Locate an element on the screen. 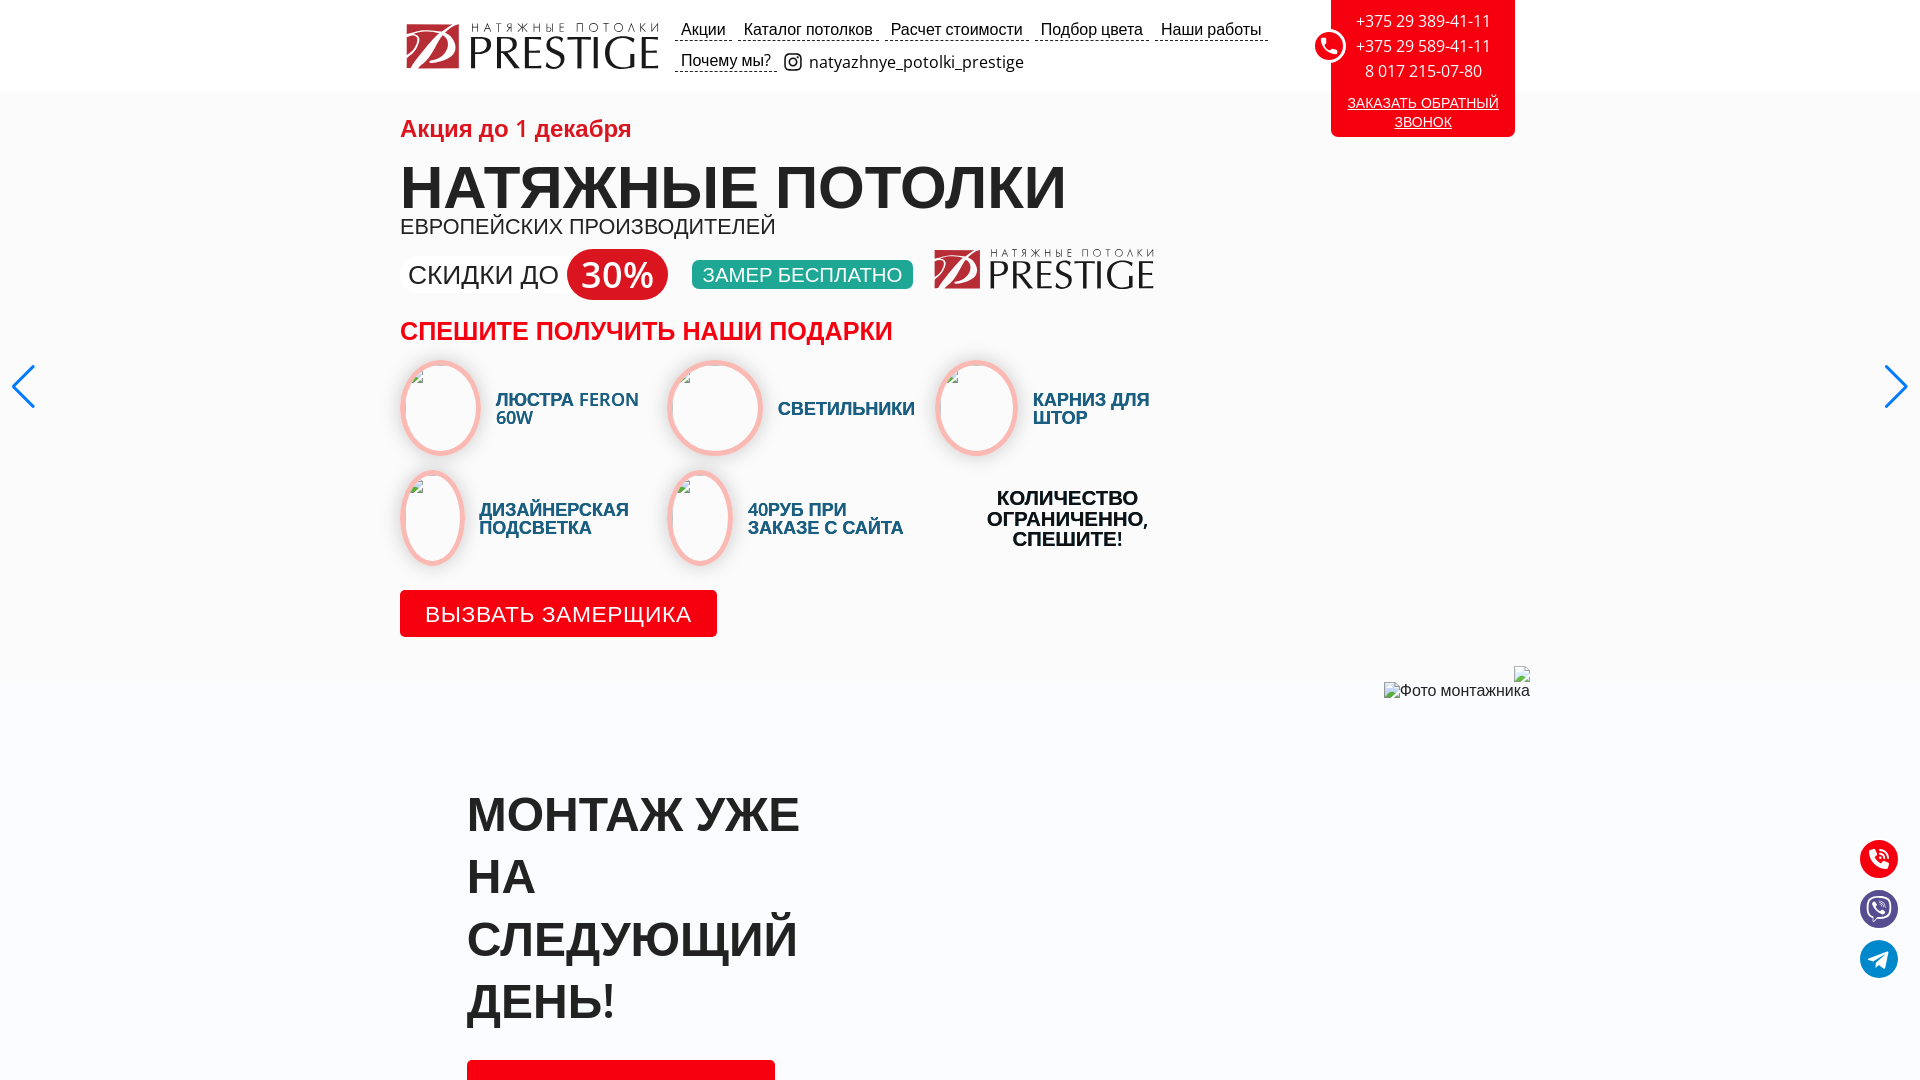 Image resolution: width=1920 pixels, height=1080 pixels. '+375 29 389-41-11' is located at coordinates (1422, 20).